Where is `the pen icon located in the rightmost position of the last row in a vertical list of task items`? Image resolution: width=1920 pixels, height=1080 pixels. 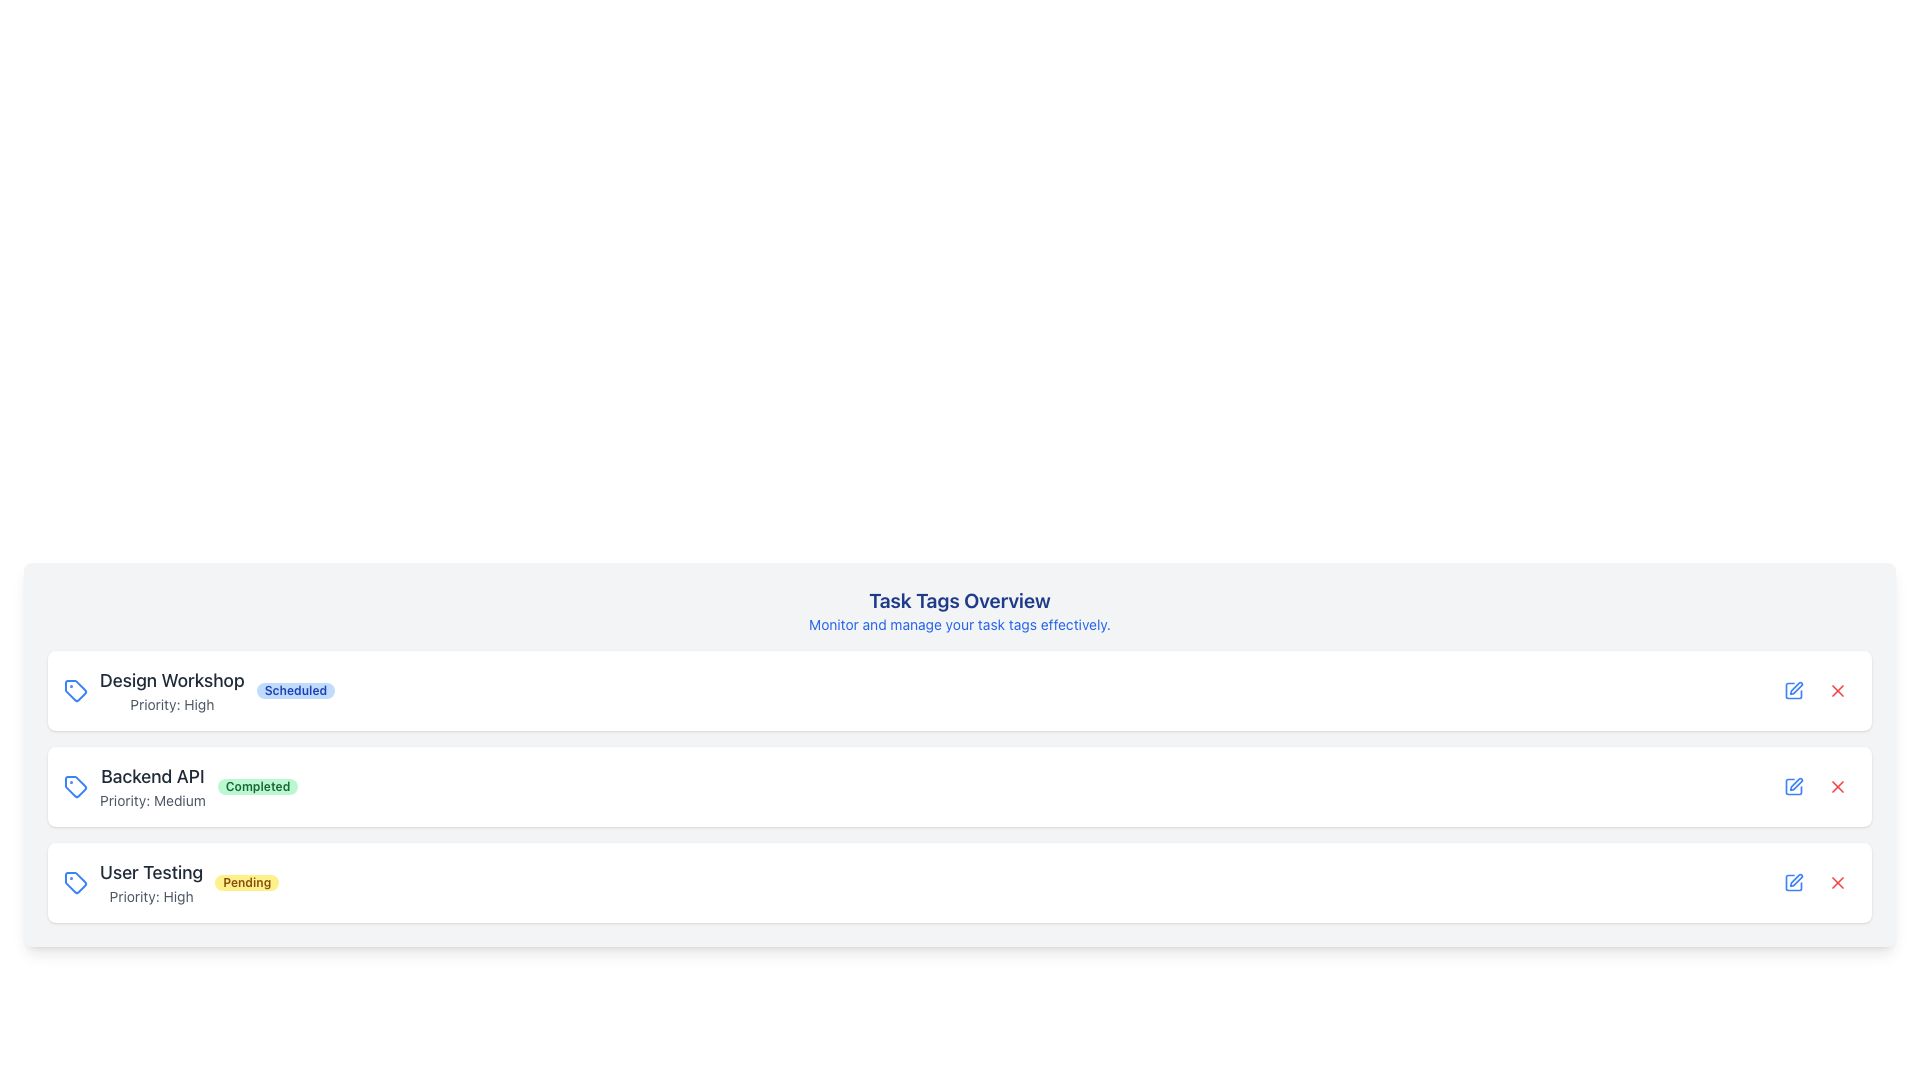
the pen icon located in the rightmost position of the last row in a vertical list of task items is located at coordinates (1796, 879).